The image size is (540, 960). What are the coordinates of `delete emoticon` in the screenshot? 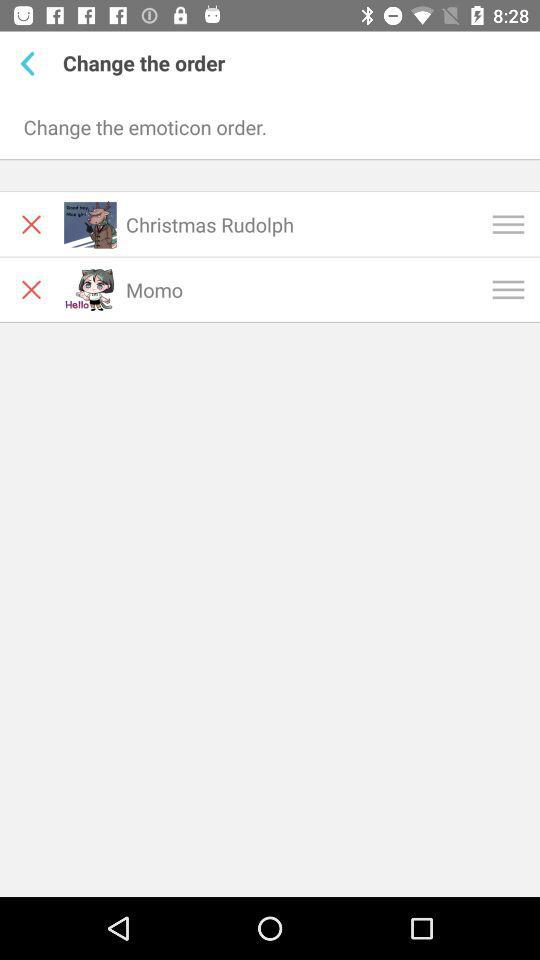 It's located at (30, 288).